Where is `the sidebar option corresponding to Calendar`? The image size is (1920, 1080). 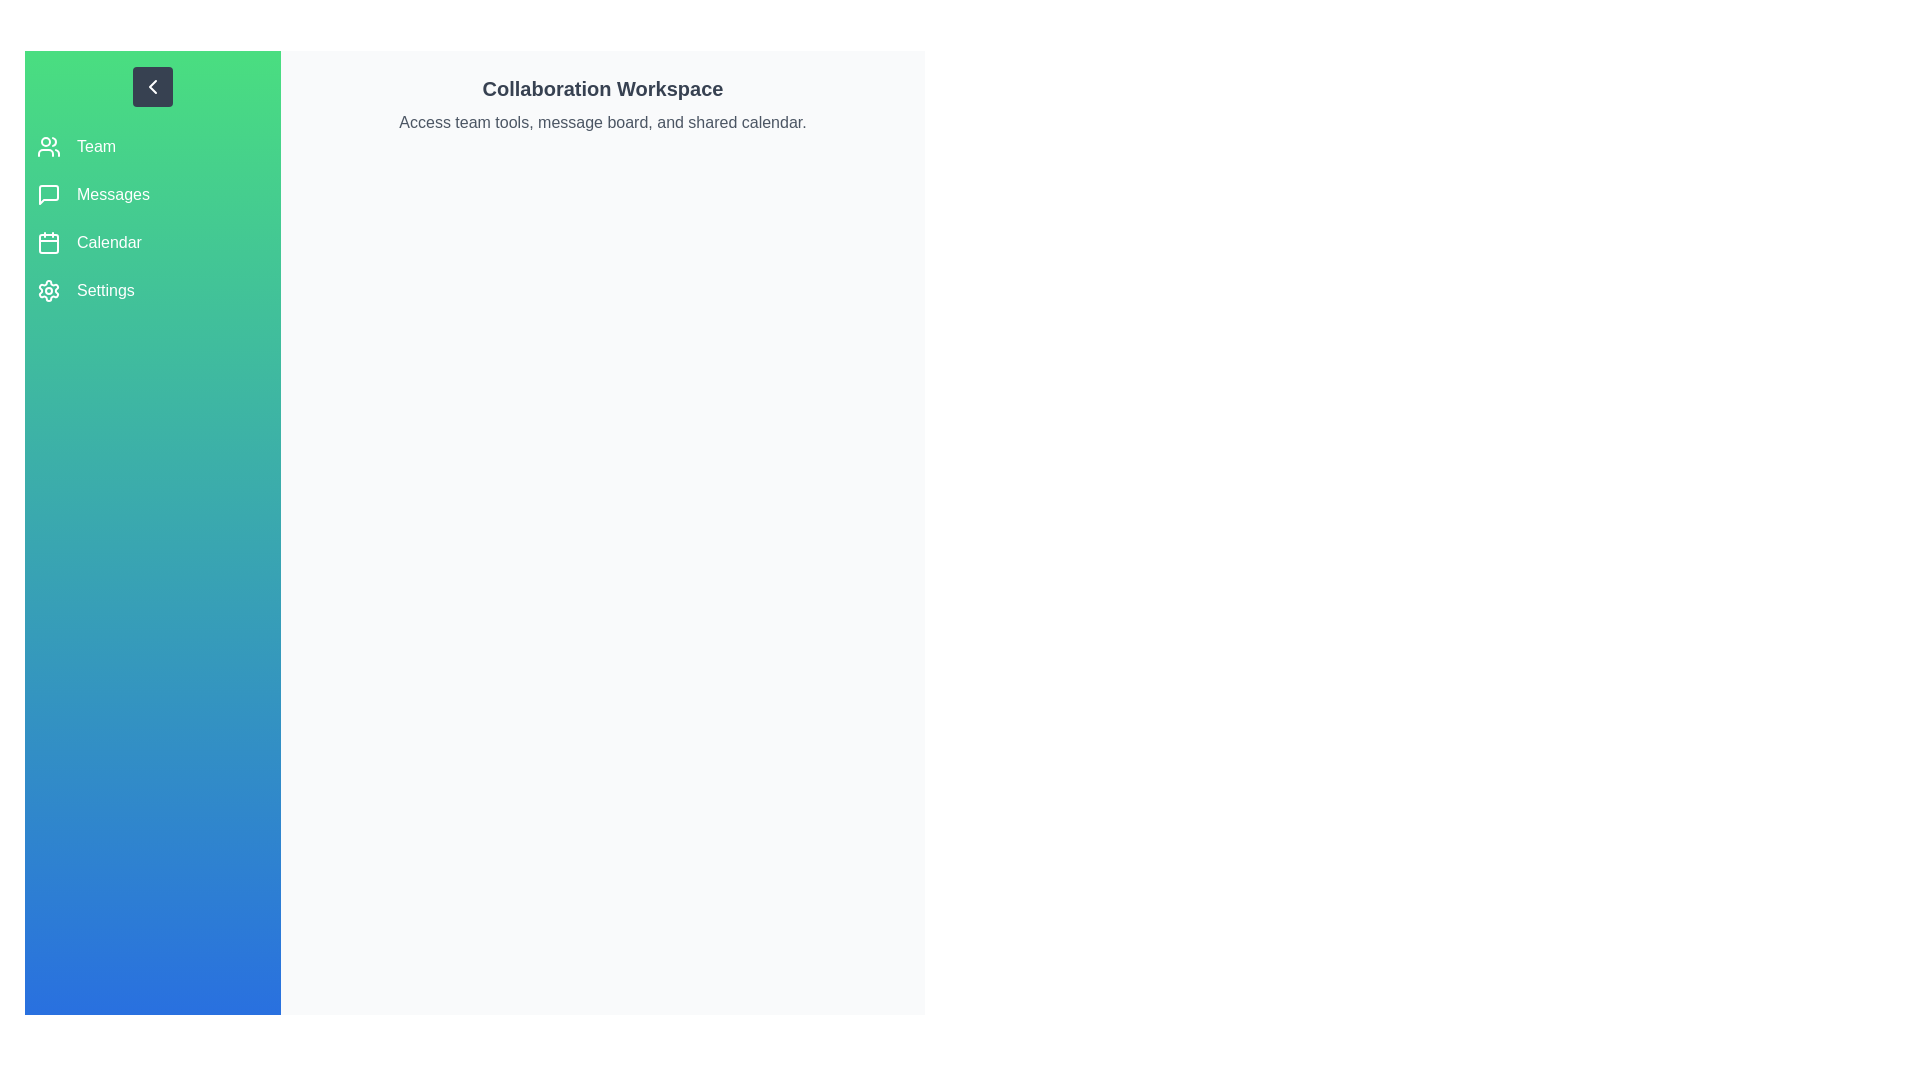
the sidebar option corresponding to Calendar is located at coordinates (152, 242).